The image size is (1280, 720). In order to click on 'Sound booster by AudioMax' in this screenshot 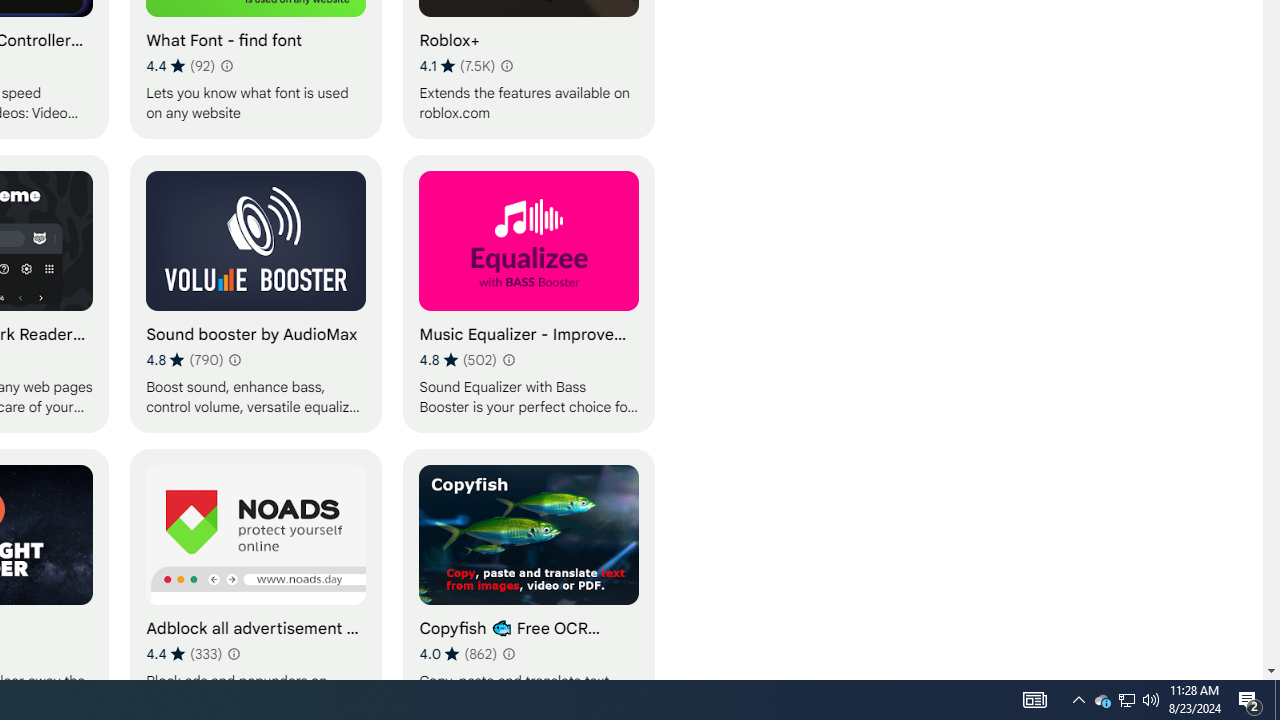, I will do `click(255, 293)`.